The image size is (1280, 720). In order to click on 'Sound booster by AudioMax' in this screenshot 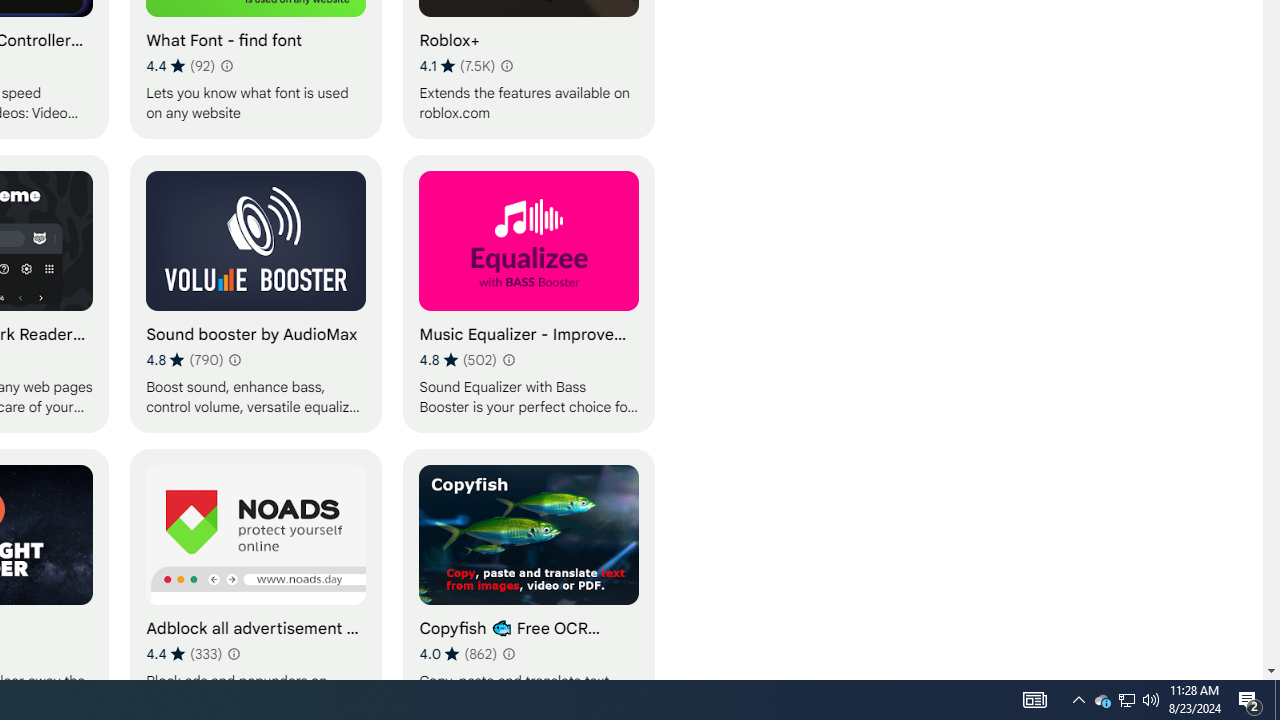, I will do `click(255, 293)`.